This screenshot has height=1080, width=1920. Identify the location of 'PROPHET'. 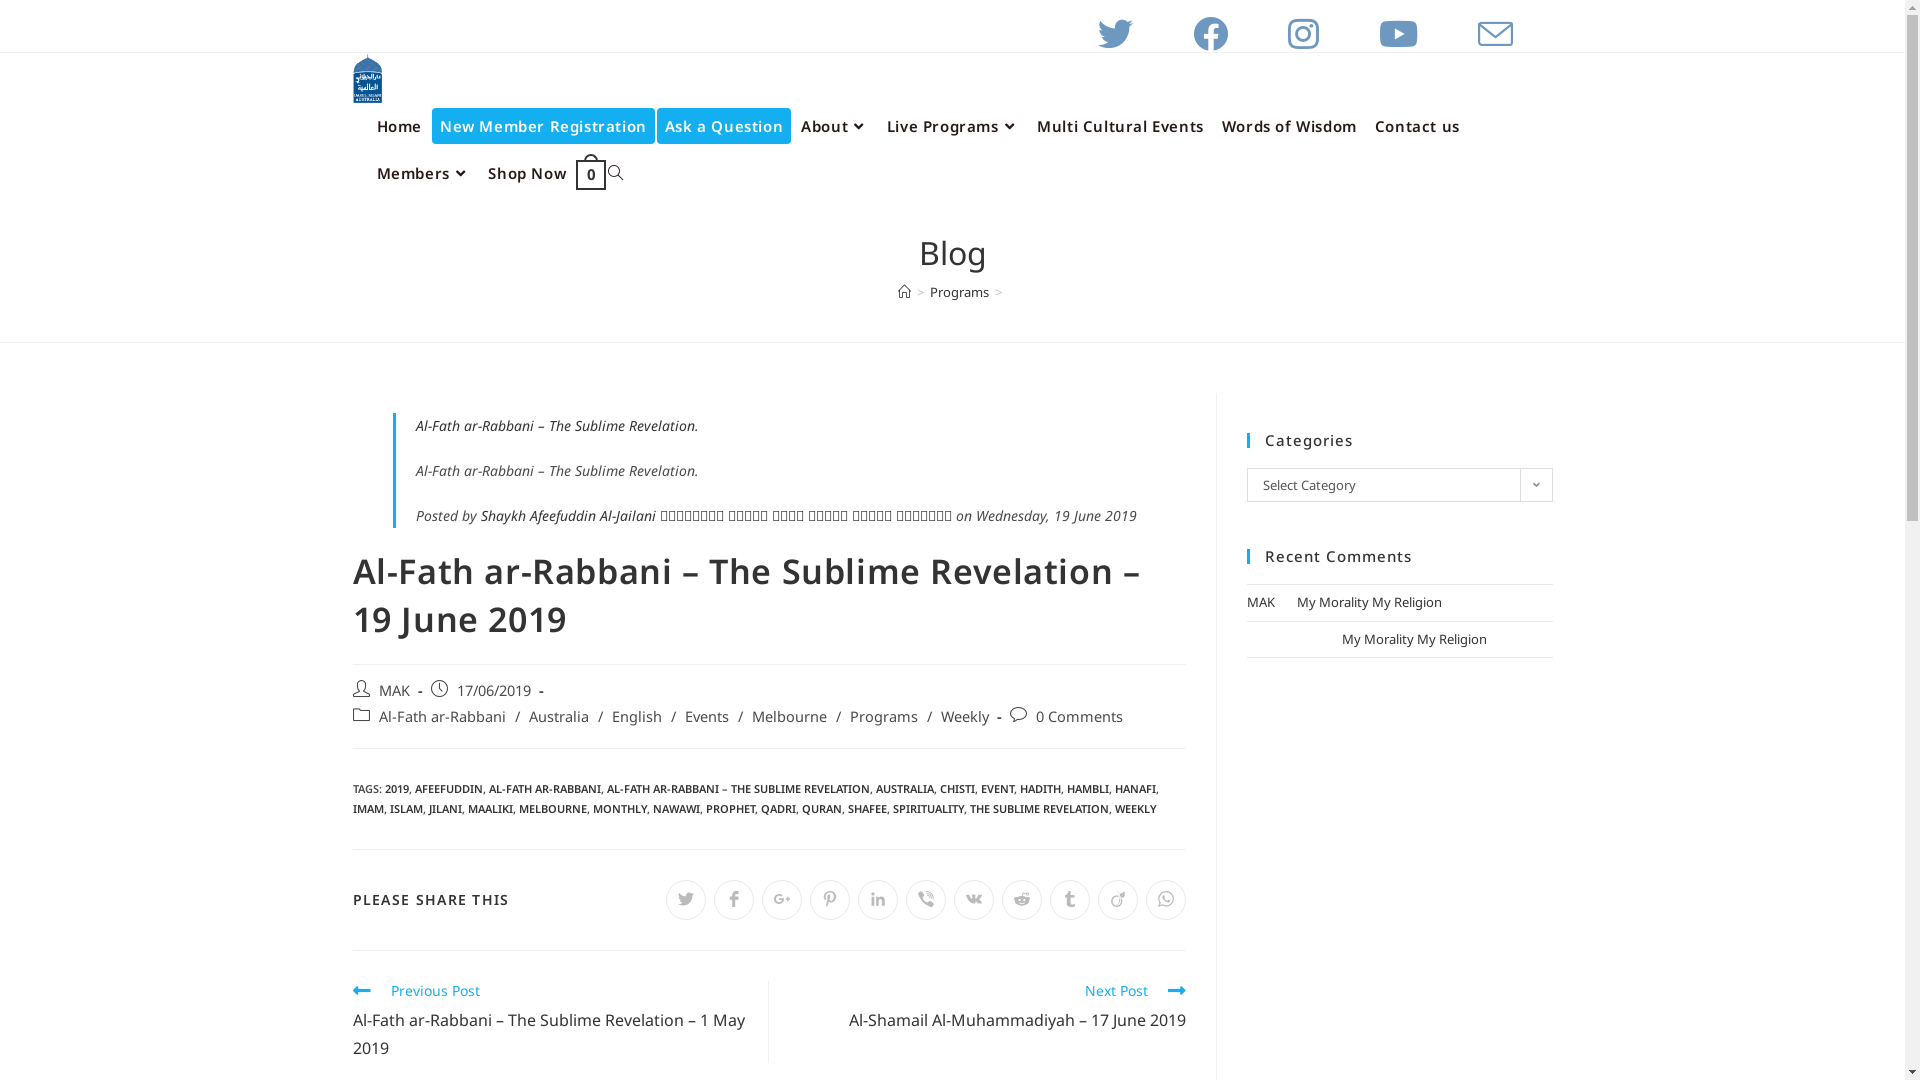
(729, 807).